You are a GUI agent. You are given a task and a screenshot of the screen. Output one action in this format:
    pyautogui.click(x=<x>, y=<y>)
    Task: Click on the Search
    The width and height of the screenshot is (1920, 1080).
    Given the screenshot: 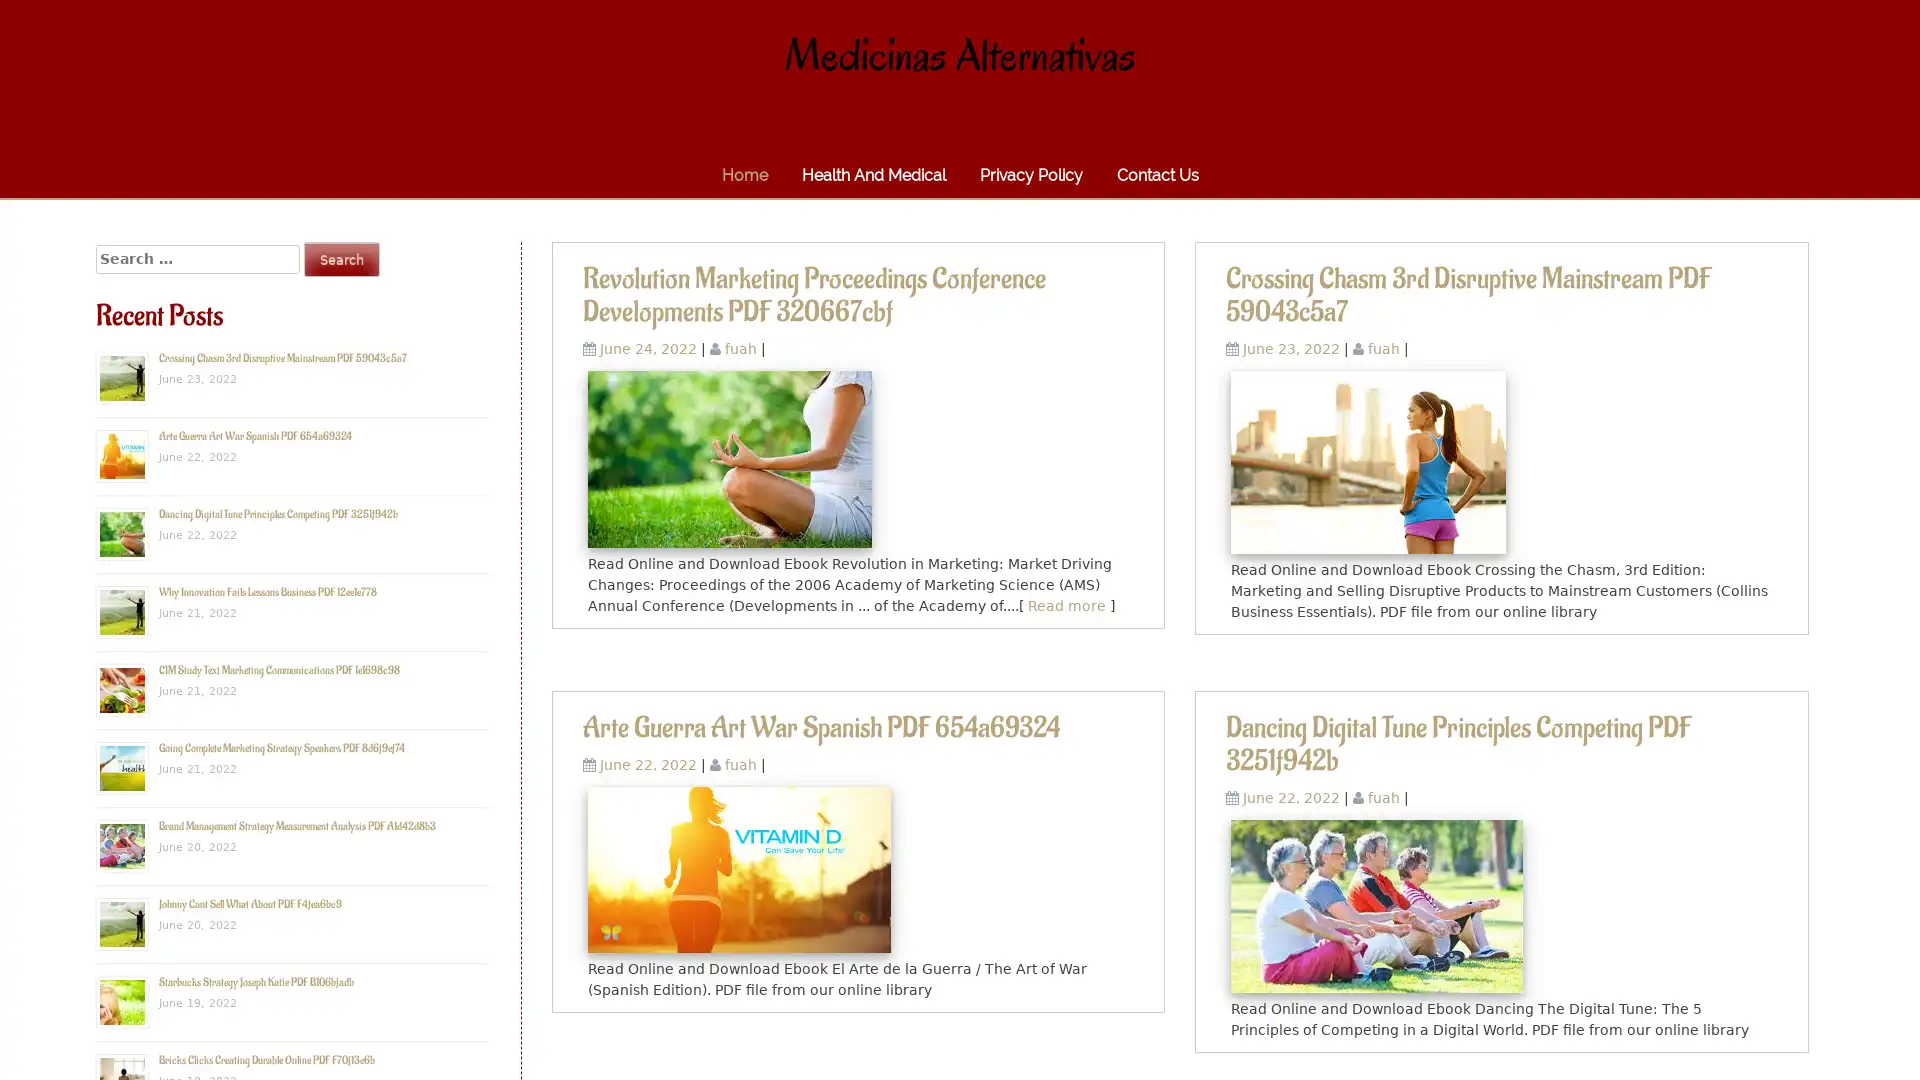 What is the action you would take?
    pyautogui.click(x=341, y=258)
    